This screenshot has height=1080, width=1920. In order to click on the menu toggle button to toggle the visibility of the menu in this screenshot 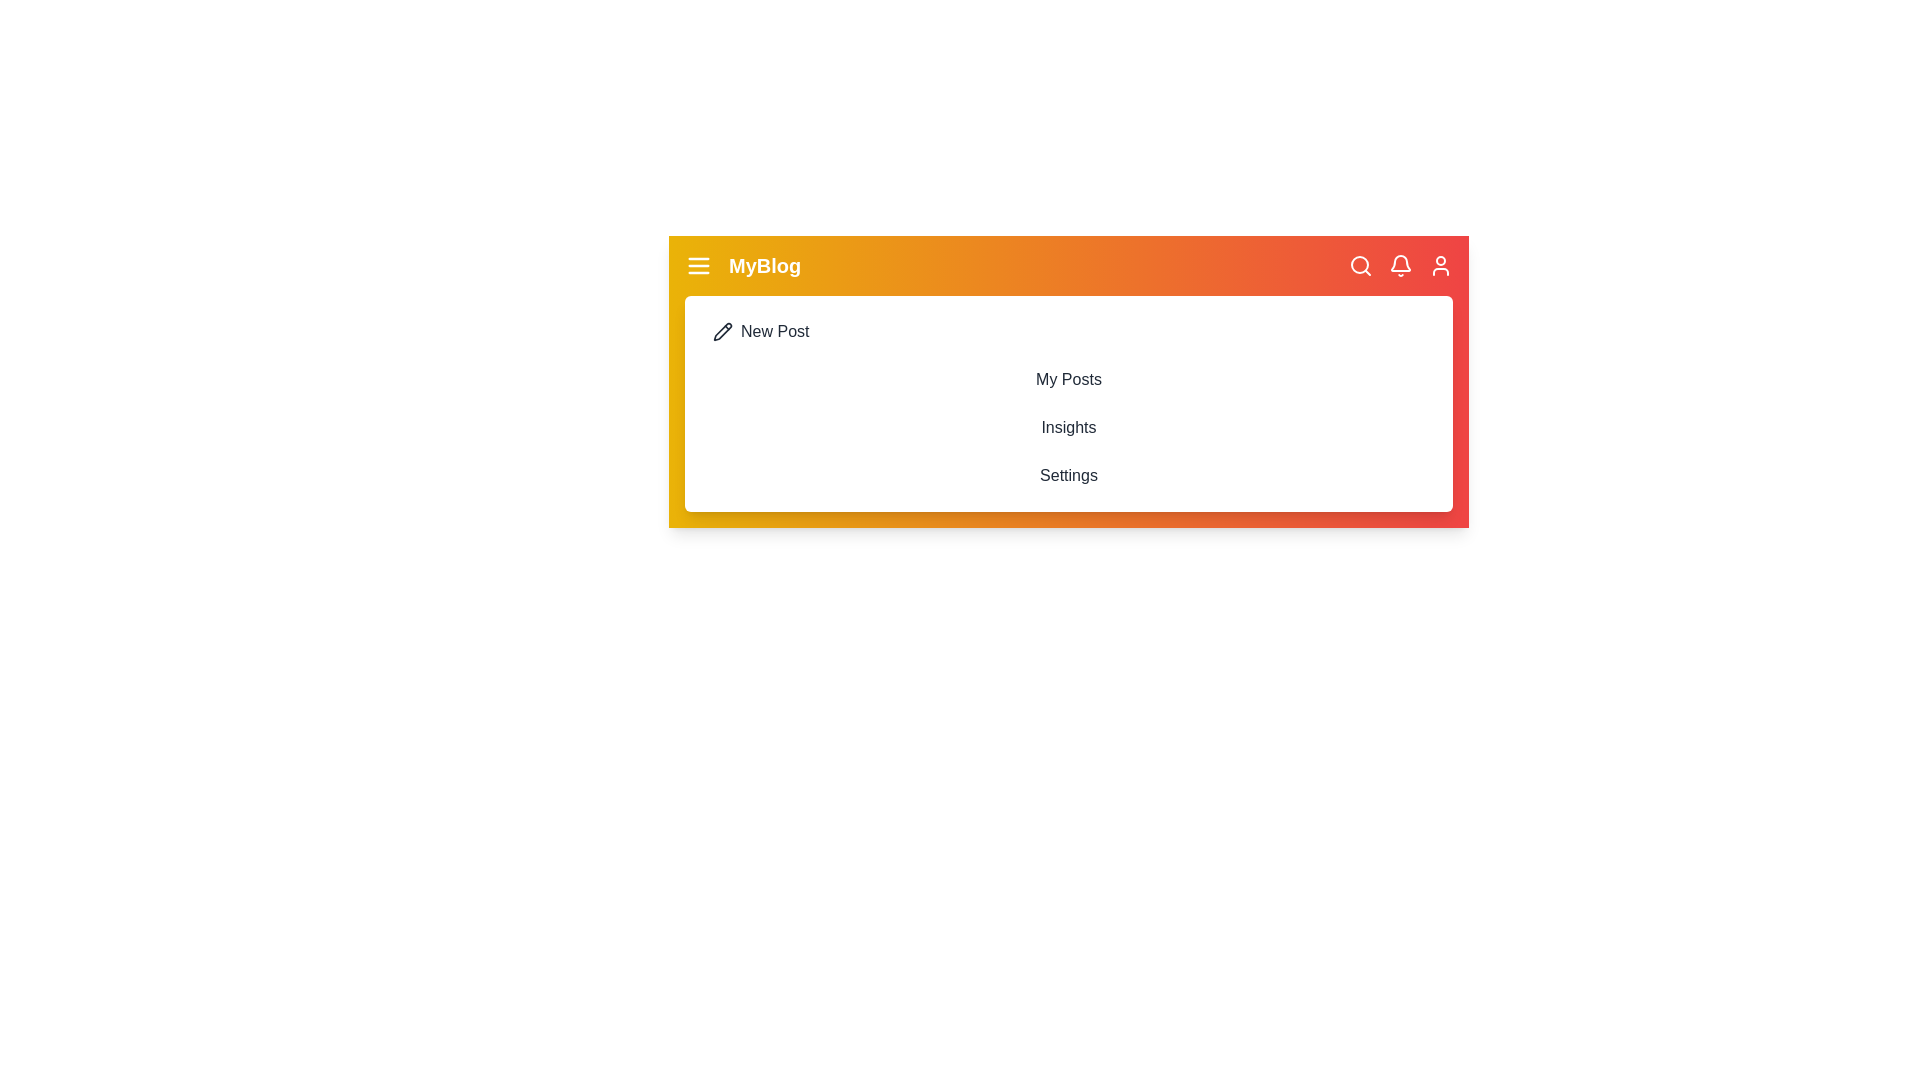, I will do `click(699, 265)`.